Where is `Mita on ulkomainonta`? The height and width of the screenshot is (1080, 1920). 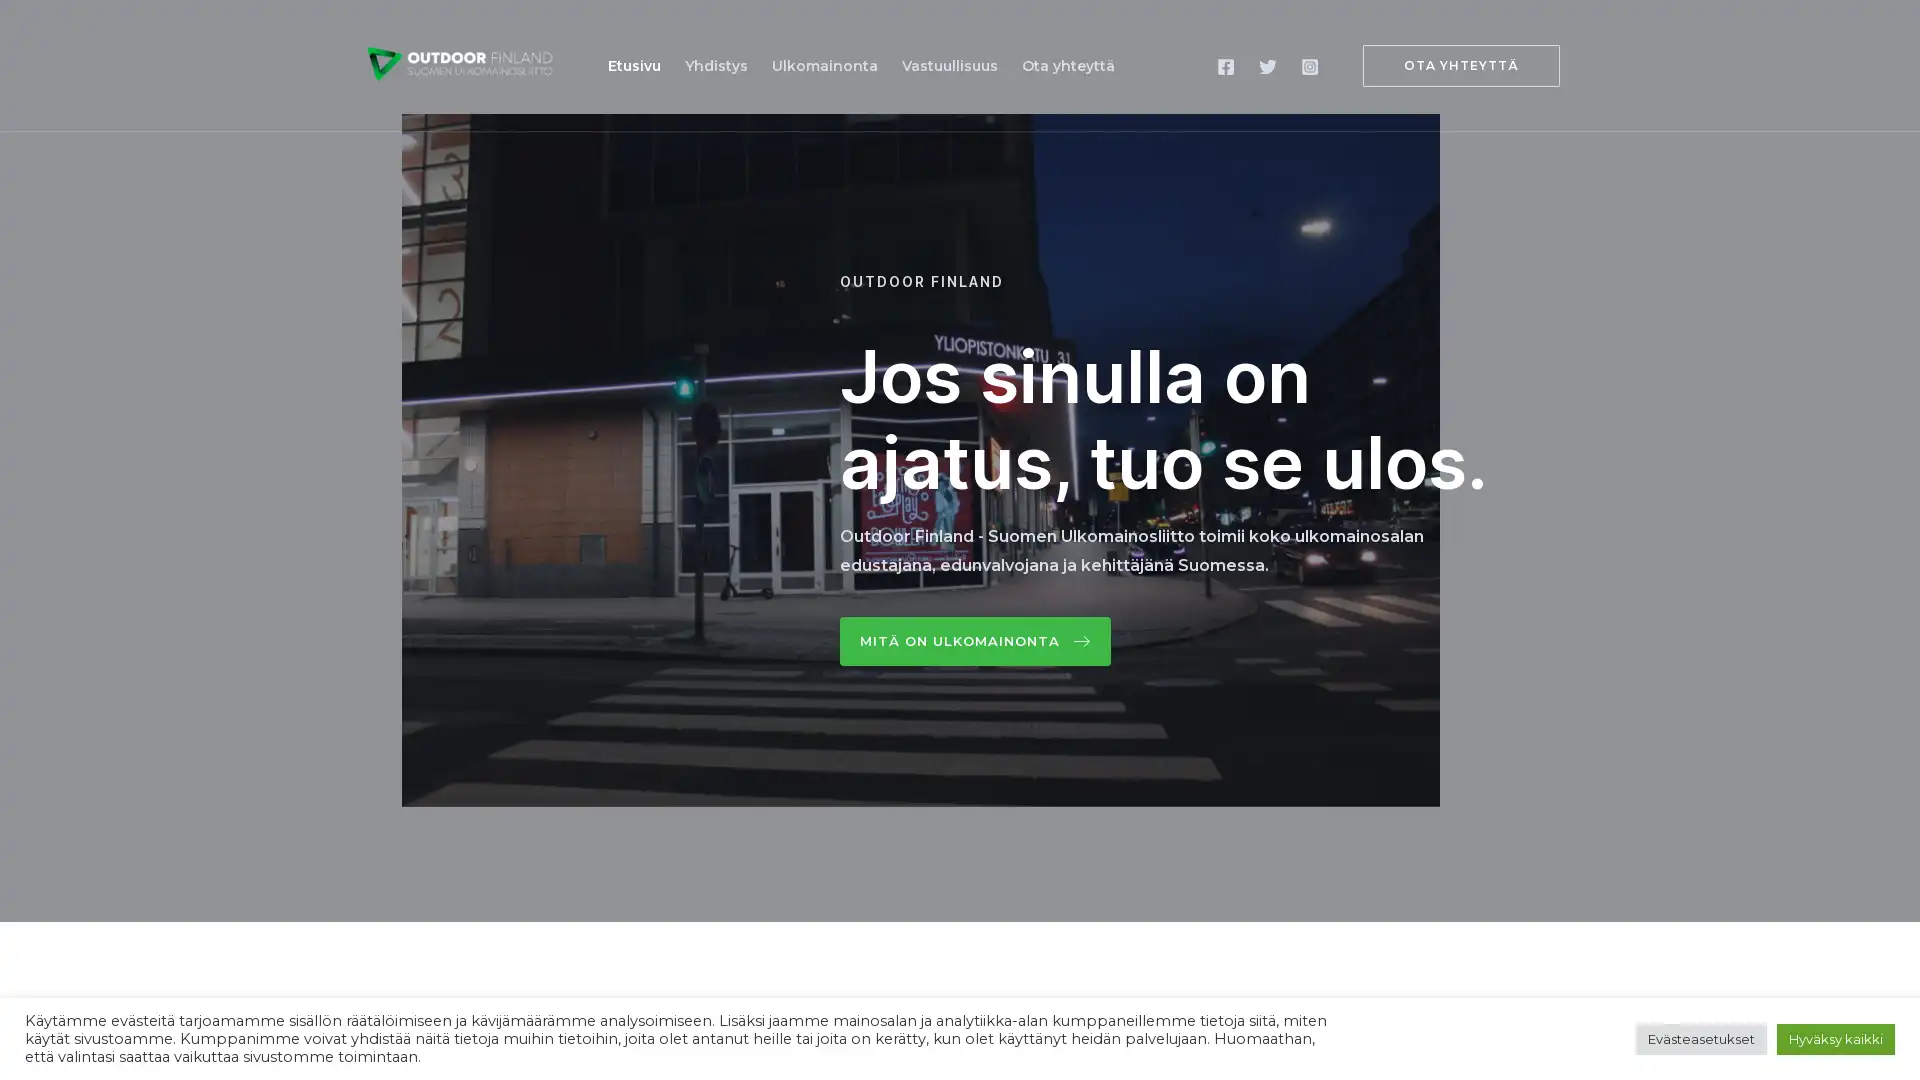
Mita on ulkomainonta is located at coordinates (975, 640).